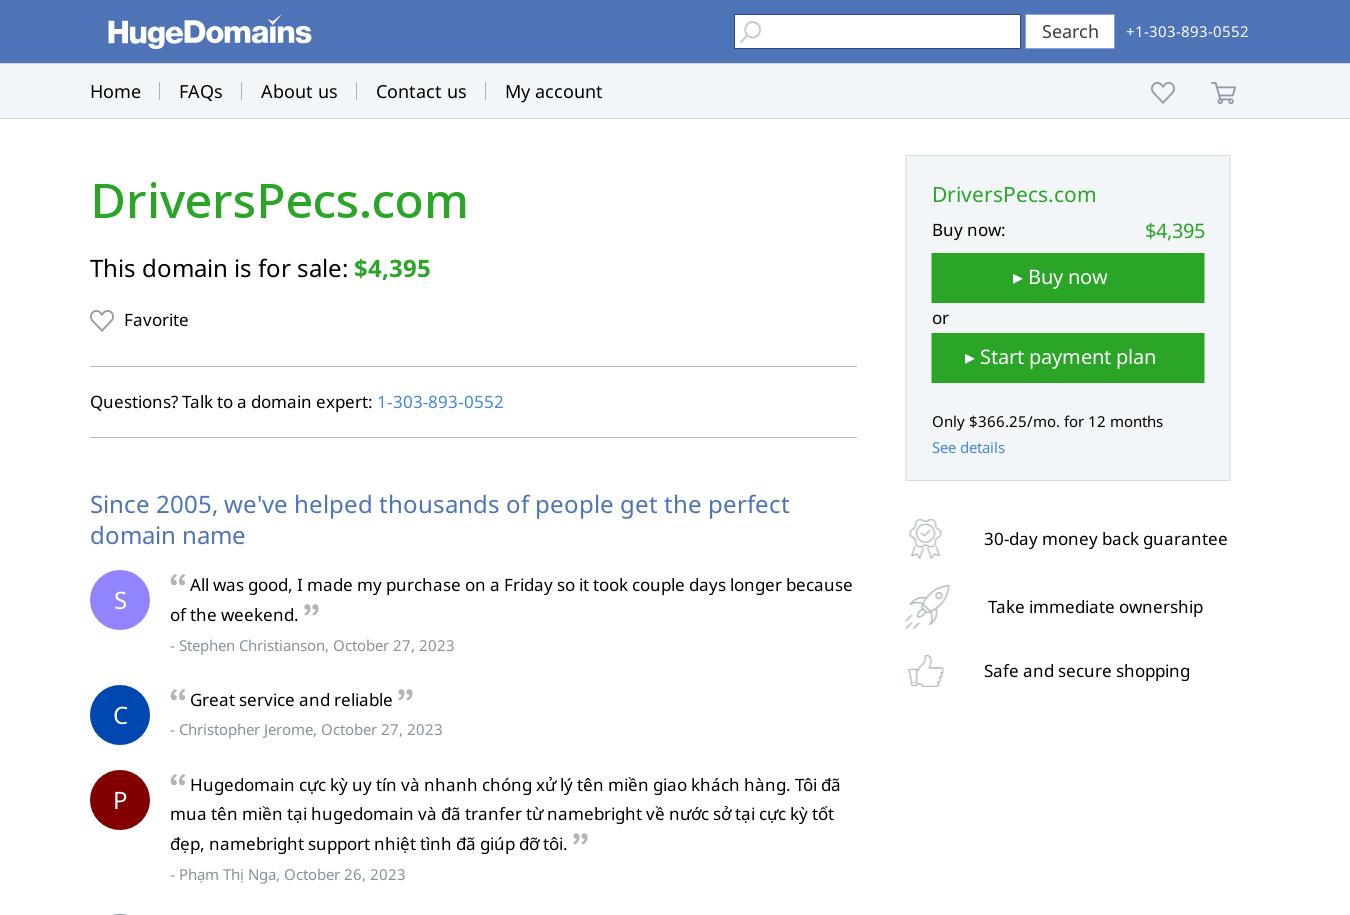 The image size is (1350, 915). What do you see at coordinates (89, 199) in the screenshot?
I see `'DriversPecs.com'` at bounding box center [89, 199].